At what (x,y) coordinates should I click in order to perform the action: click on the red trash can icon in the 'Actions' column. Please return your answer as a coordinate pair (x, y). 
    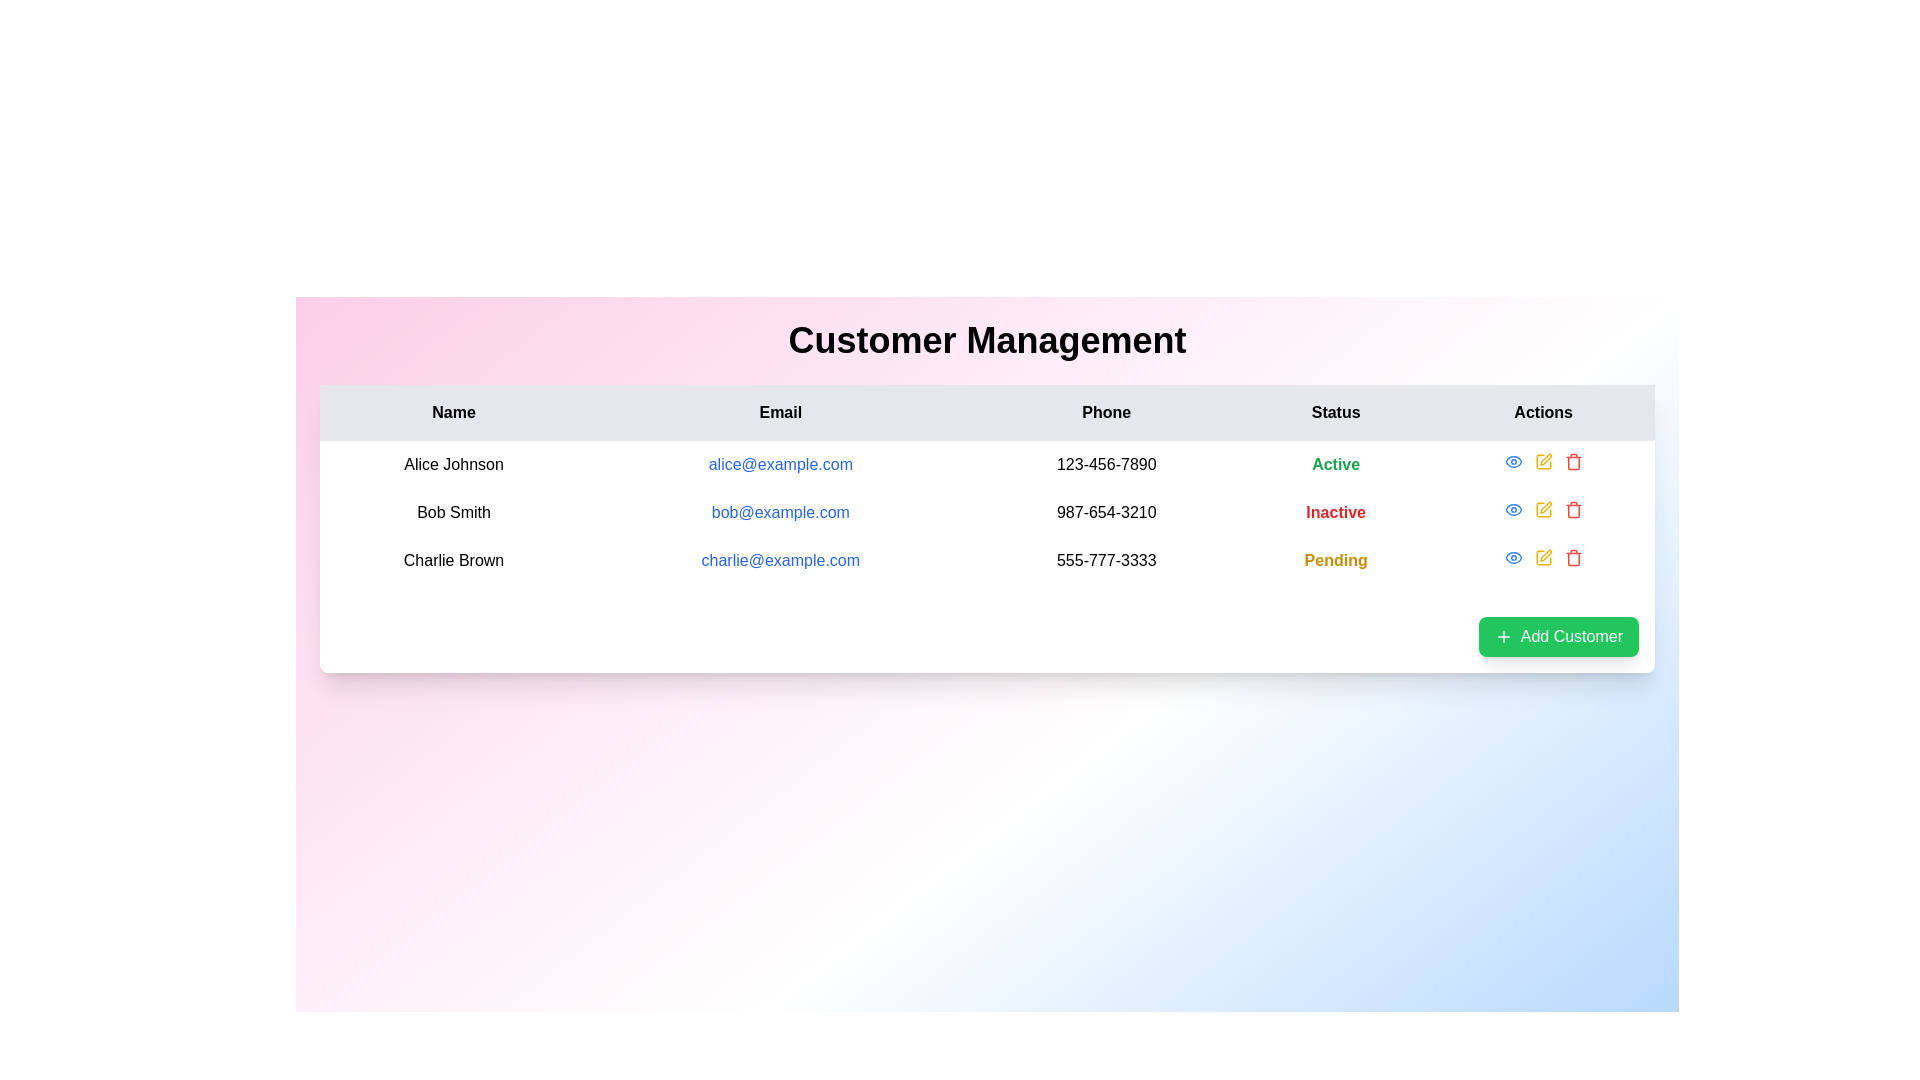
    Looking at the image, I should click on (1572, 508).